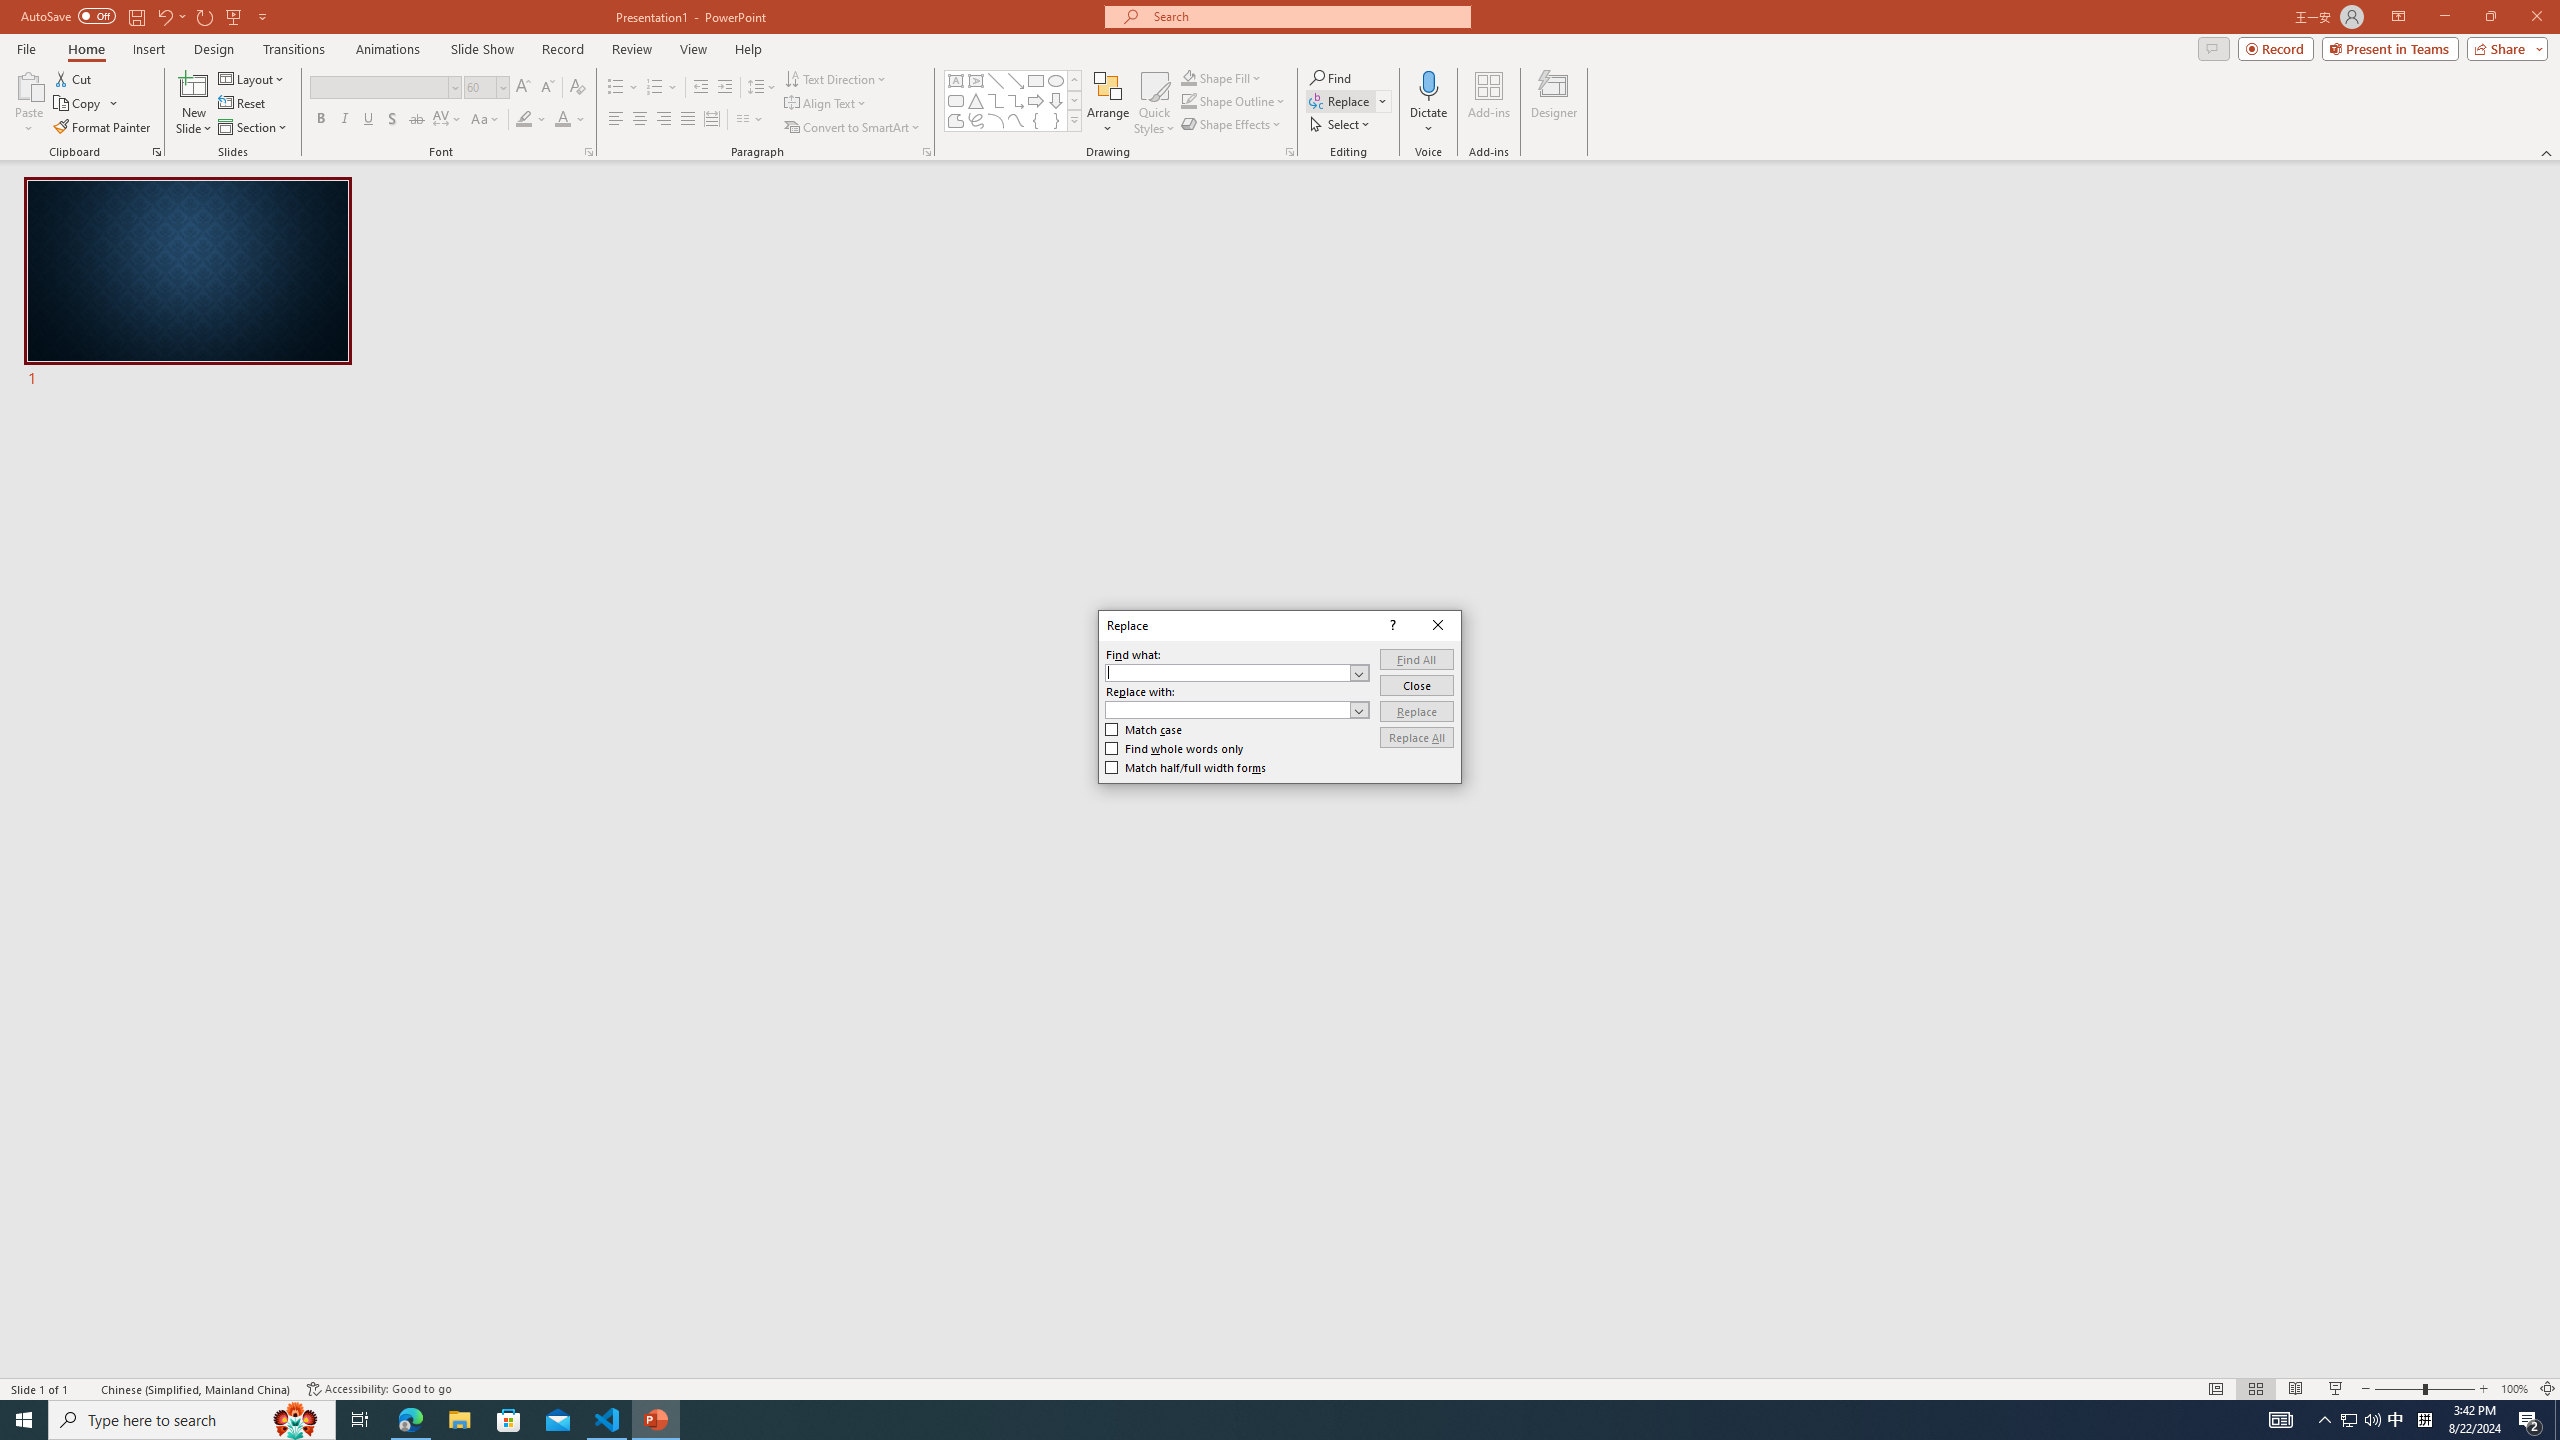 Image resolution: width=2560 pixels, height=1440 pixels. What do you see at coordinates (1015, 119) in the screenshot?
I see `'Curve'` at bounding box center [1015, 119].